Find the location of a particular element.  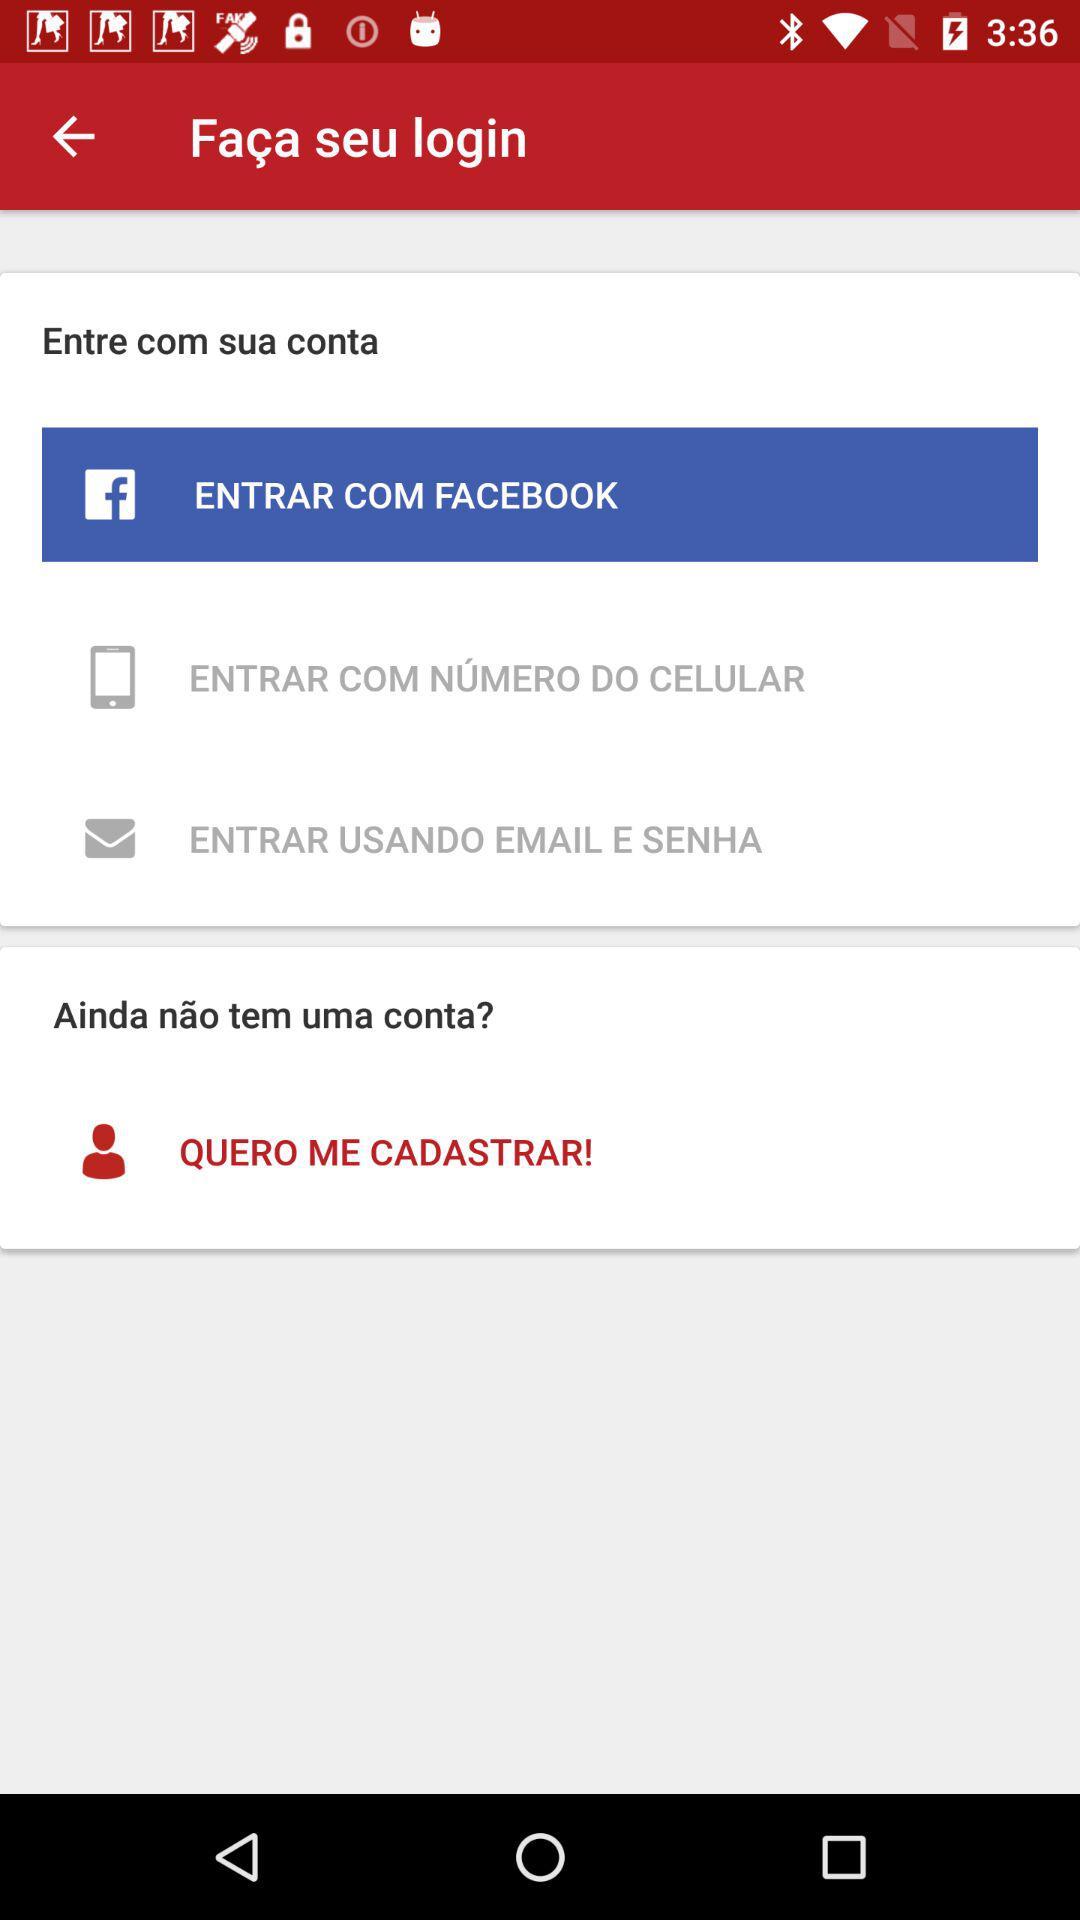

the entrar usando email icon is located at coordinates (540, 838).